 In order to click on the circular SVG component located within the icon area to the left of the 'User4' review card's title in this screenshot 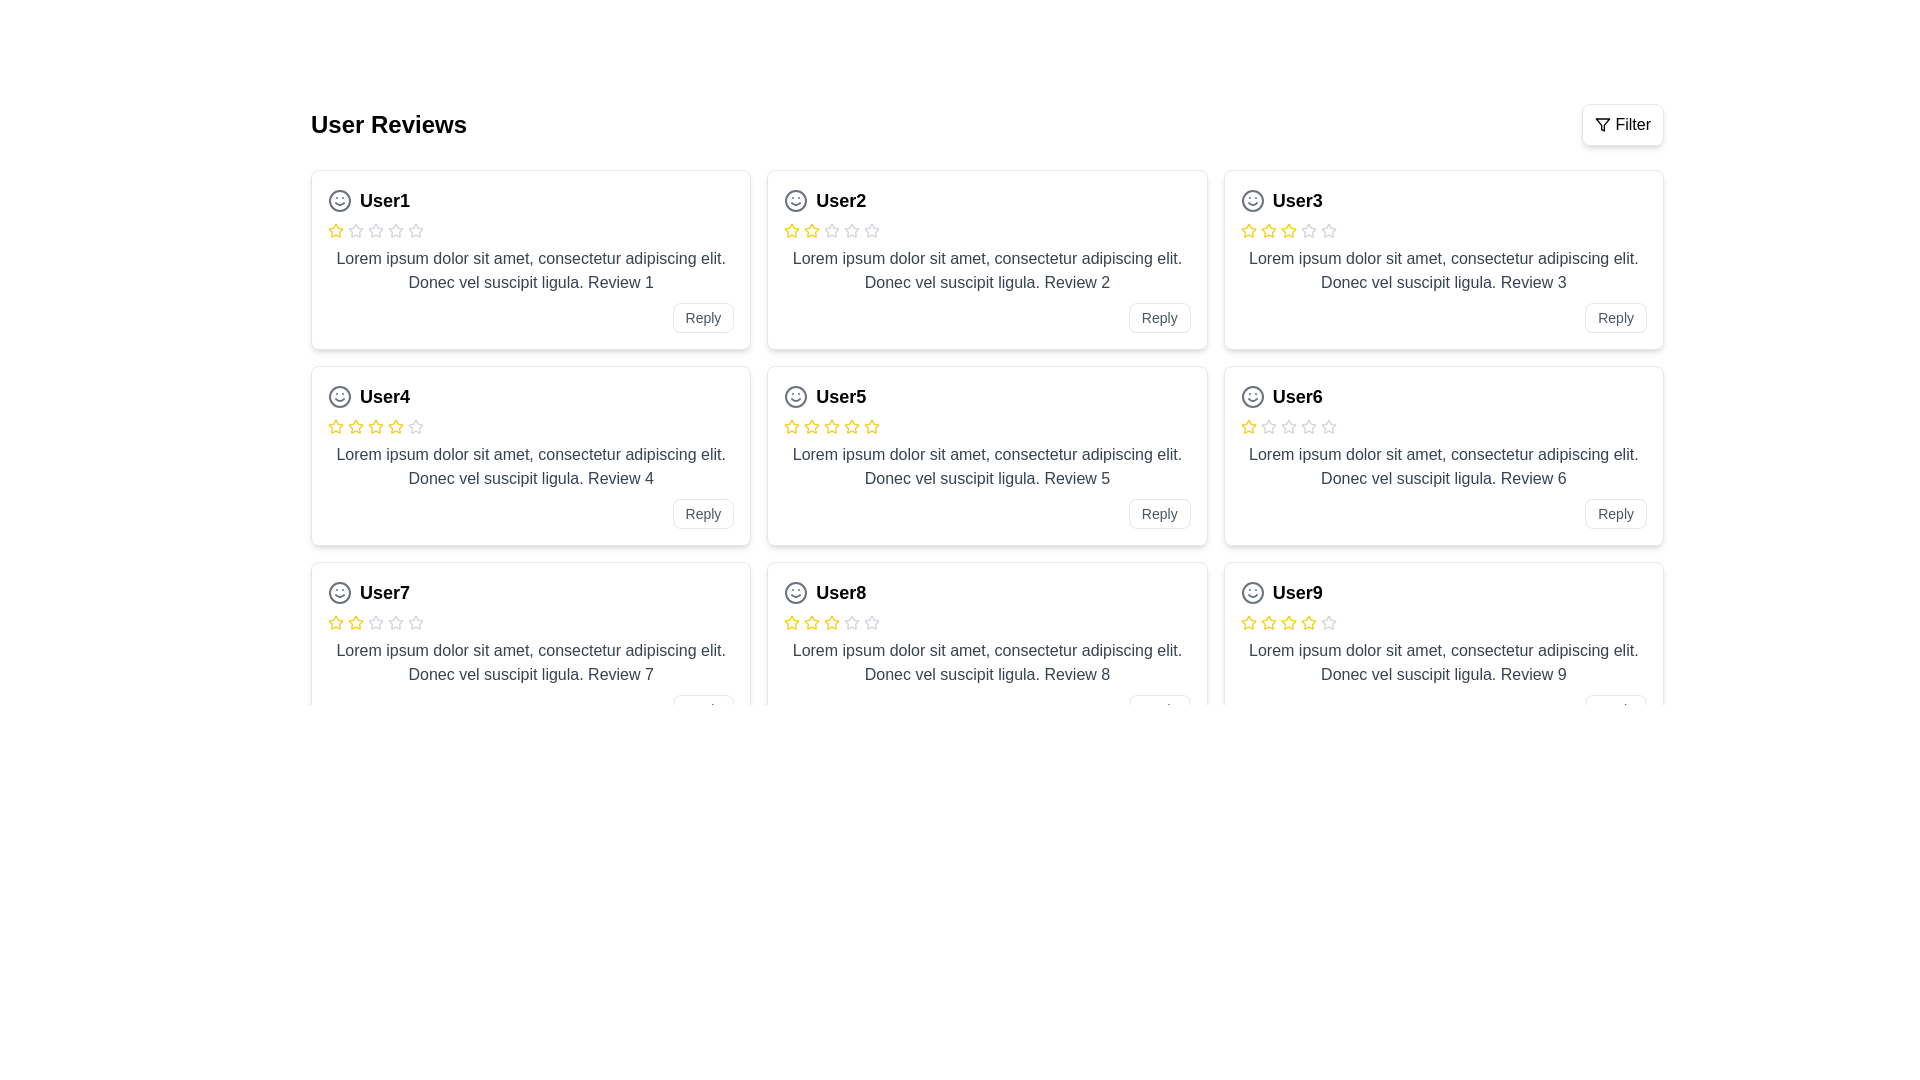, I will do `click(340, 397)`.